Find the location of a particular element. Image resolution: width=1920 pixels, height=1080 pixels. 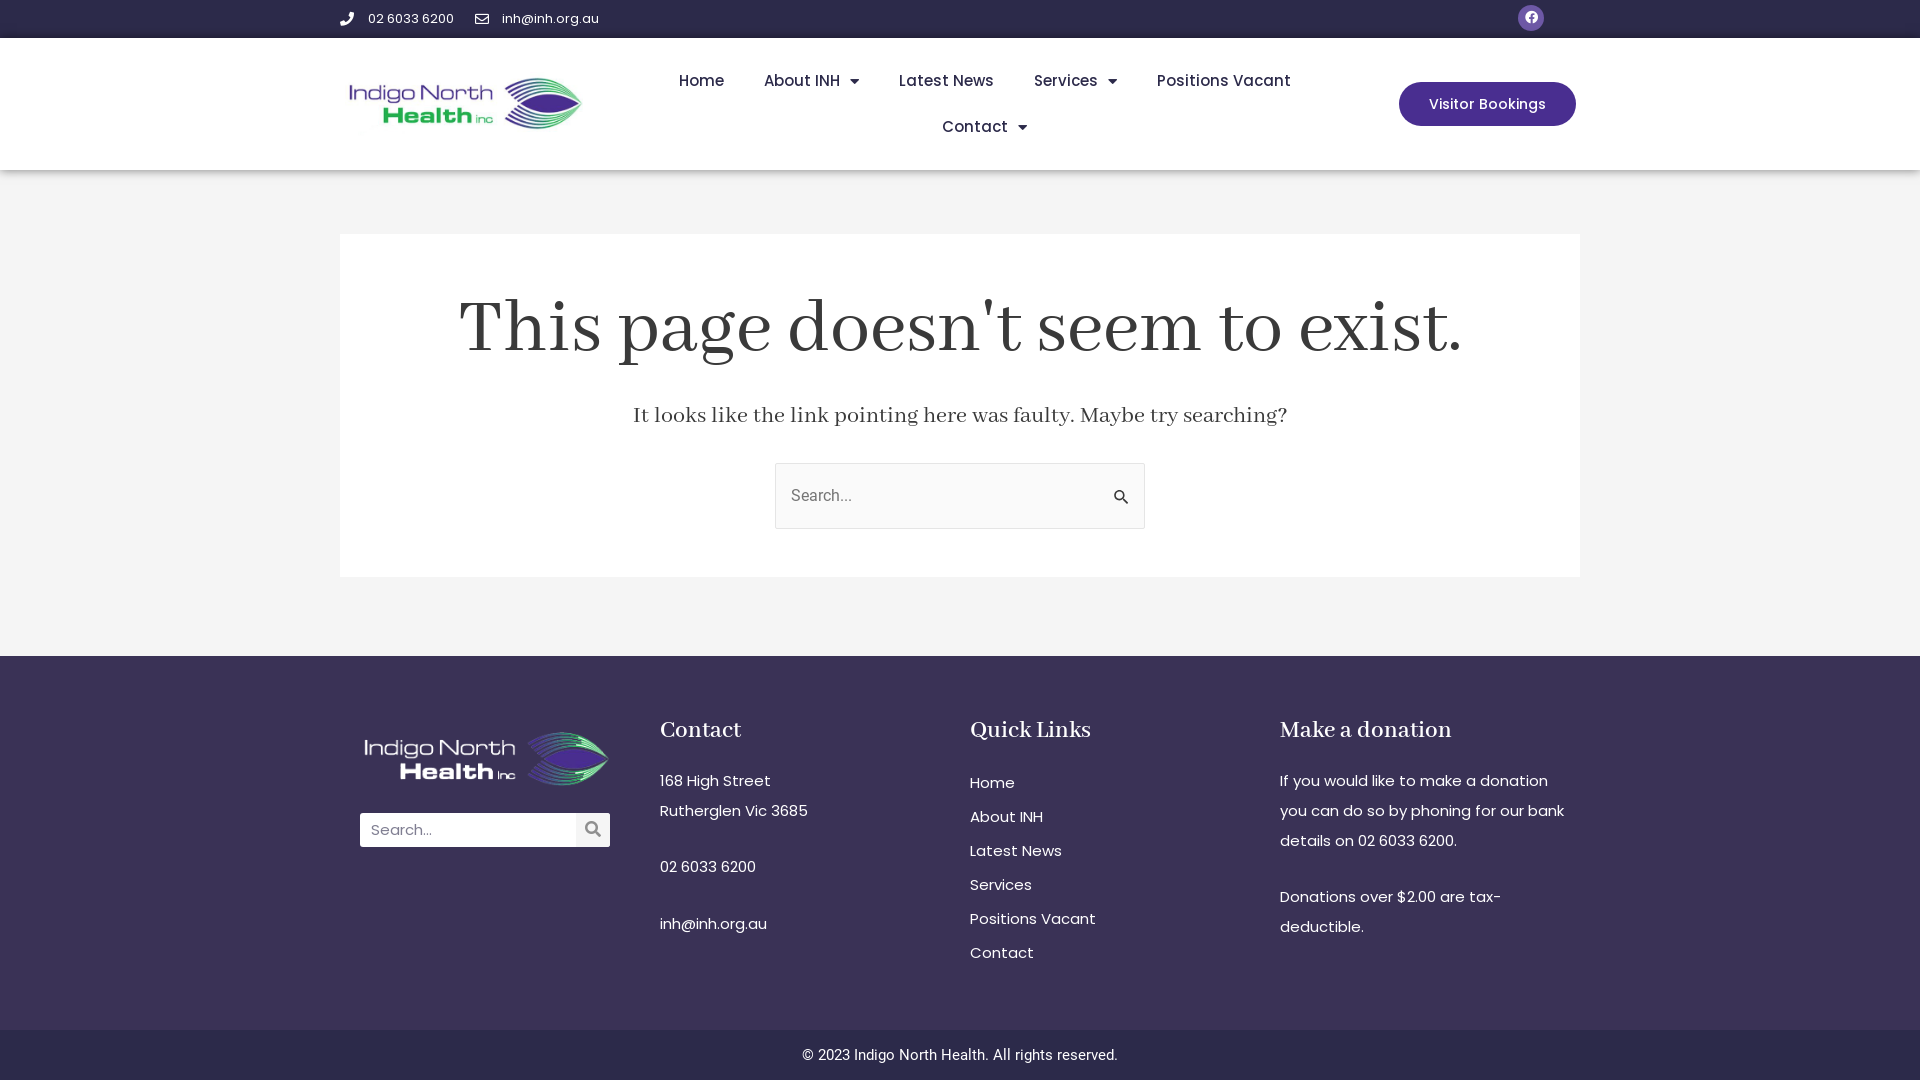

'Services' is located at coordinates (1113, 883).